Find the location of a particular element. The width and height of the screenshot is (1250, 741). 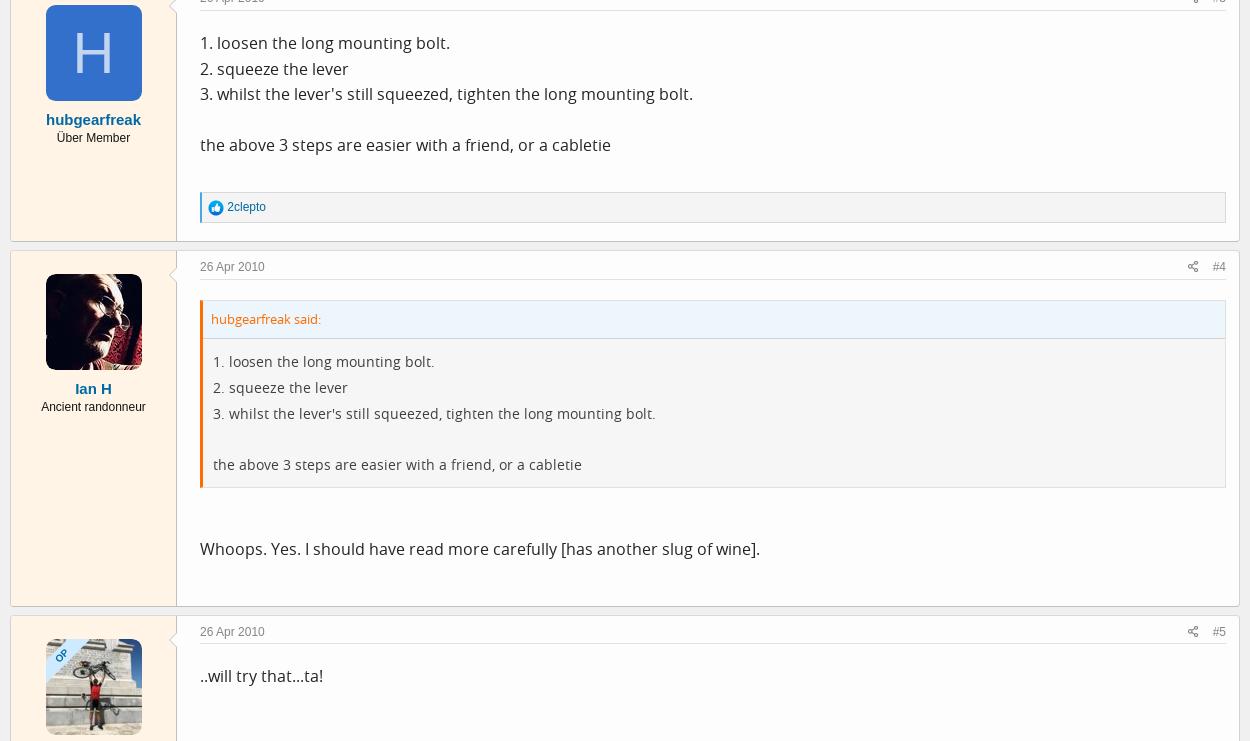

'#4' is located at coordinates (1218, 266).